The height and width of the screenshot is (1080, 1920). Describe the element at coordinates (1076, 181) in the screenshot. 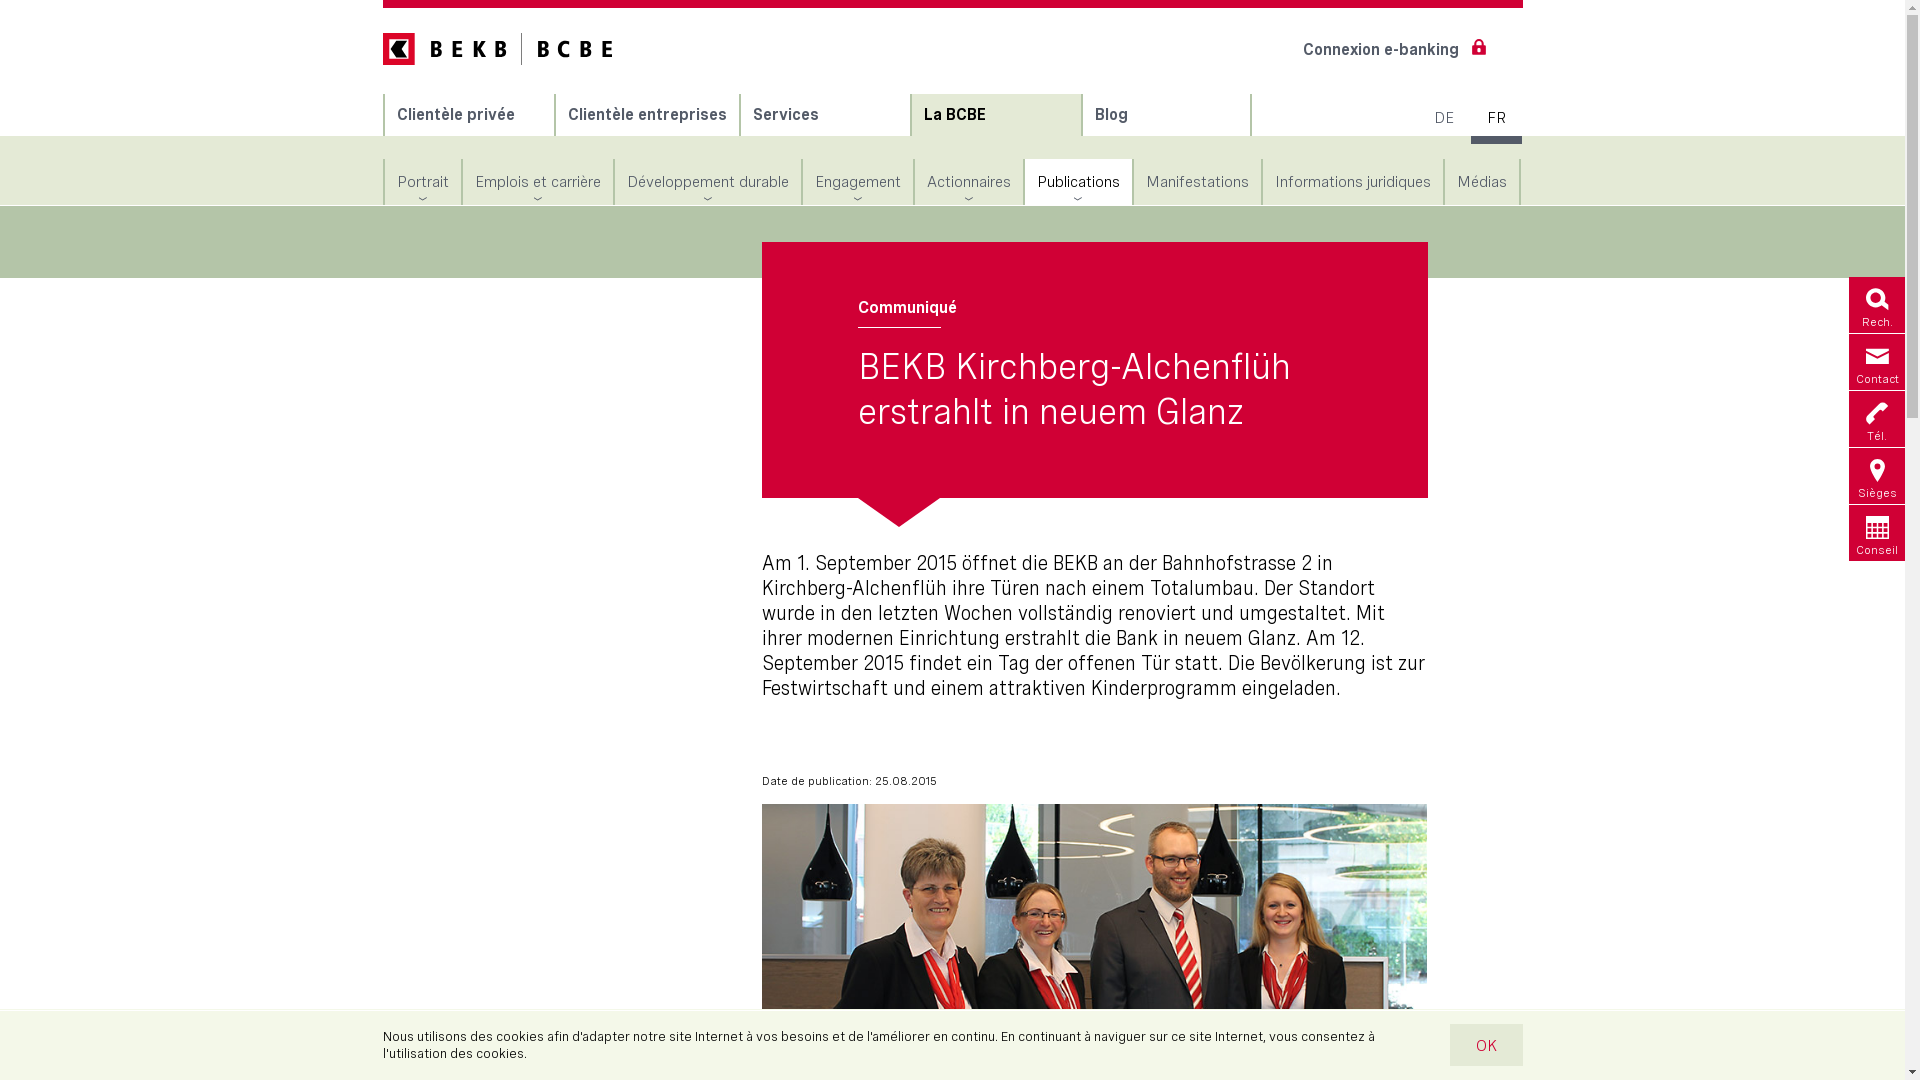

I see `'Publications` at that location.